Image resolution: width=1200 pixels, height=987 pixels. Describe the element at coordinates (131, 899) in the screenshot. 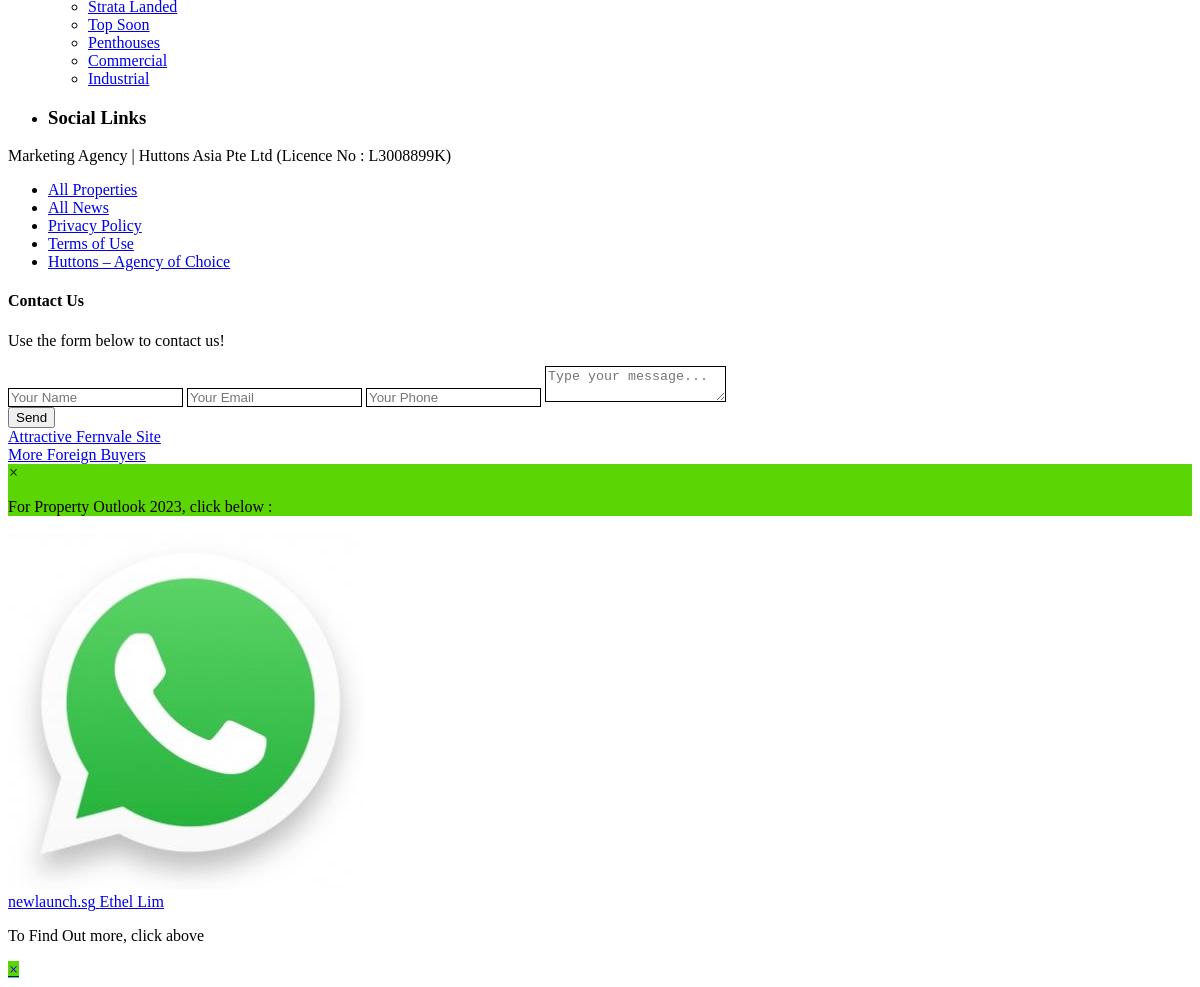

I see `'Ethel Lim'` at that location.